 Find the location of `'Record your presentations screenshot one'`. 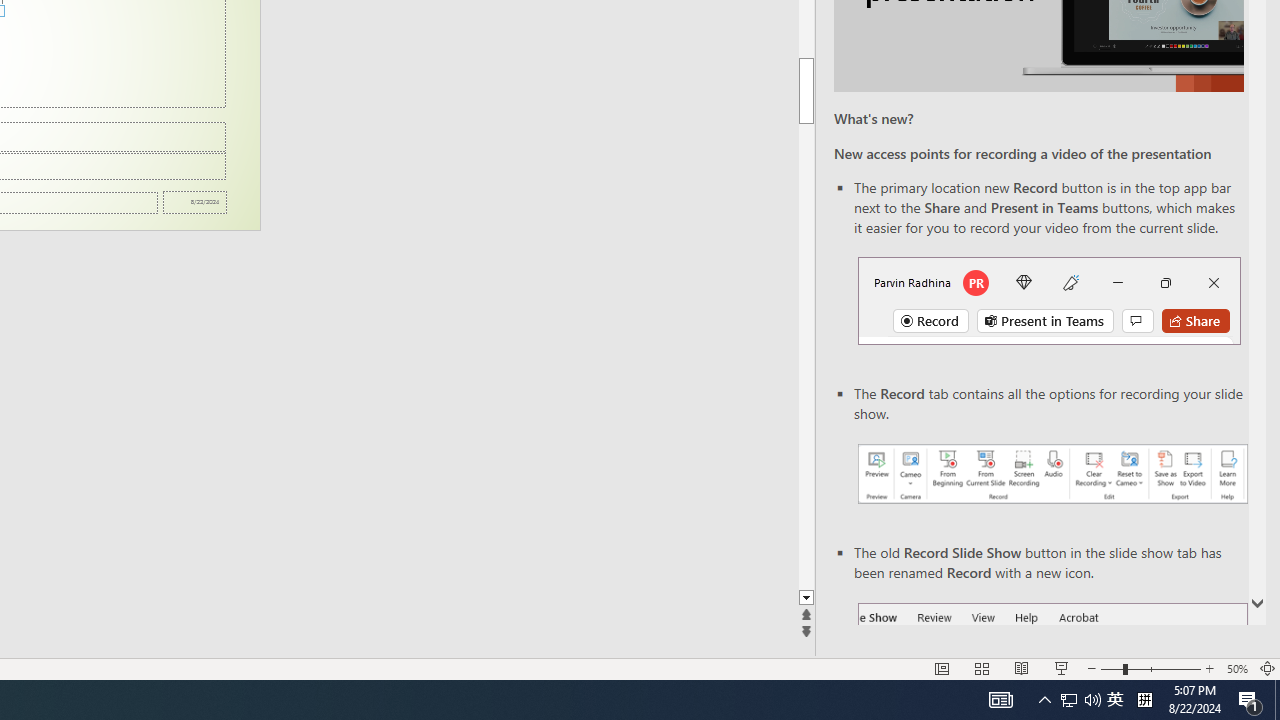

'Record your presentations screenshot one' is located at coordinates (1051, 474).